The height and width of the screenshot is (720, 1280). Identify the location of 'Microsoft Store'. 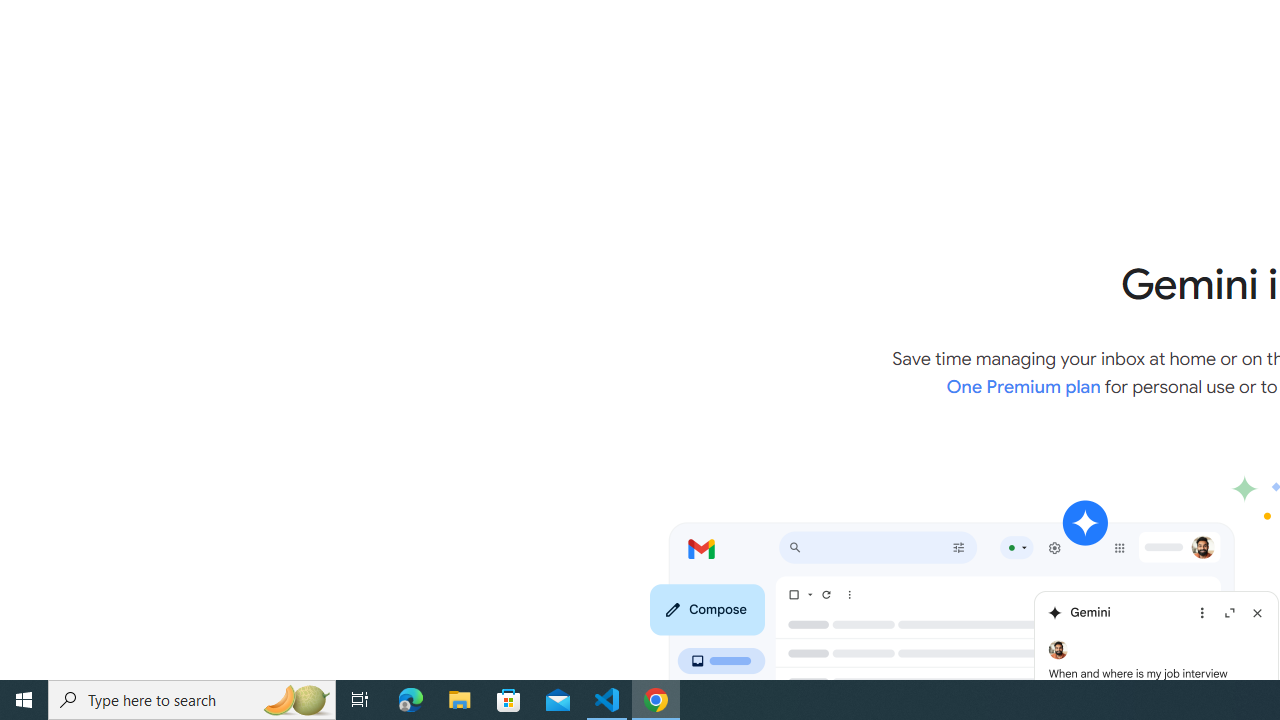
(509, 698).